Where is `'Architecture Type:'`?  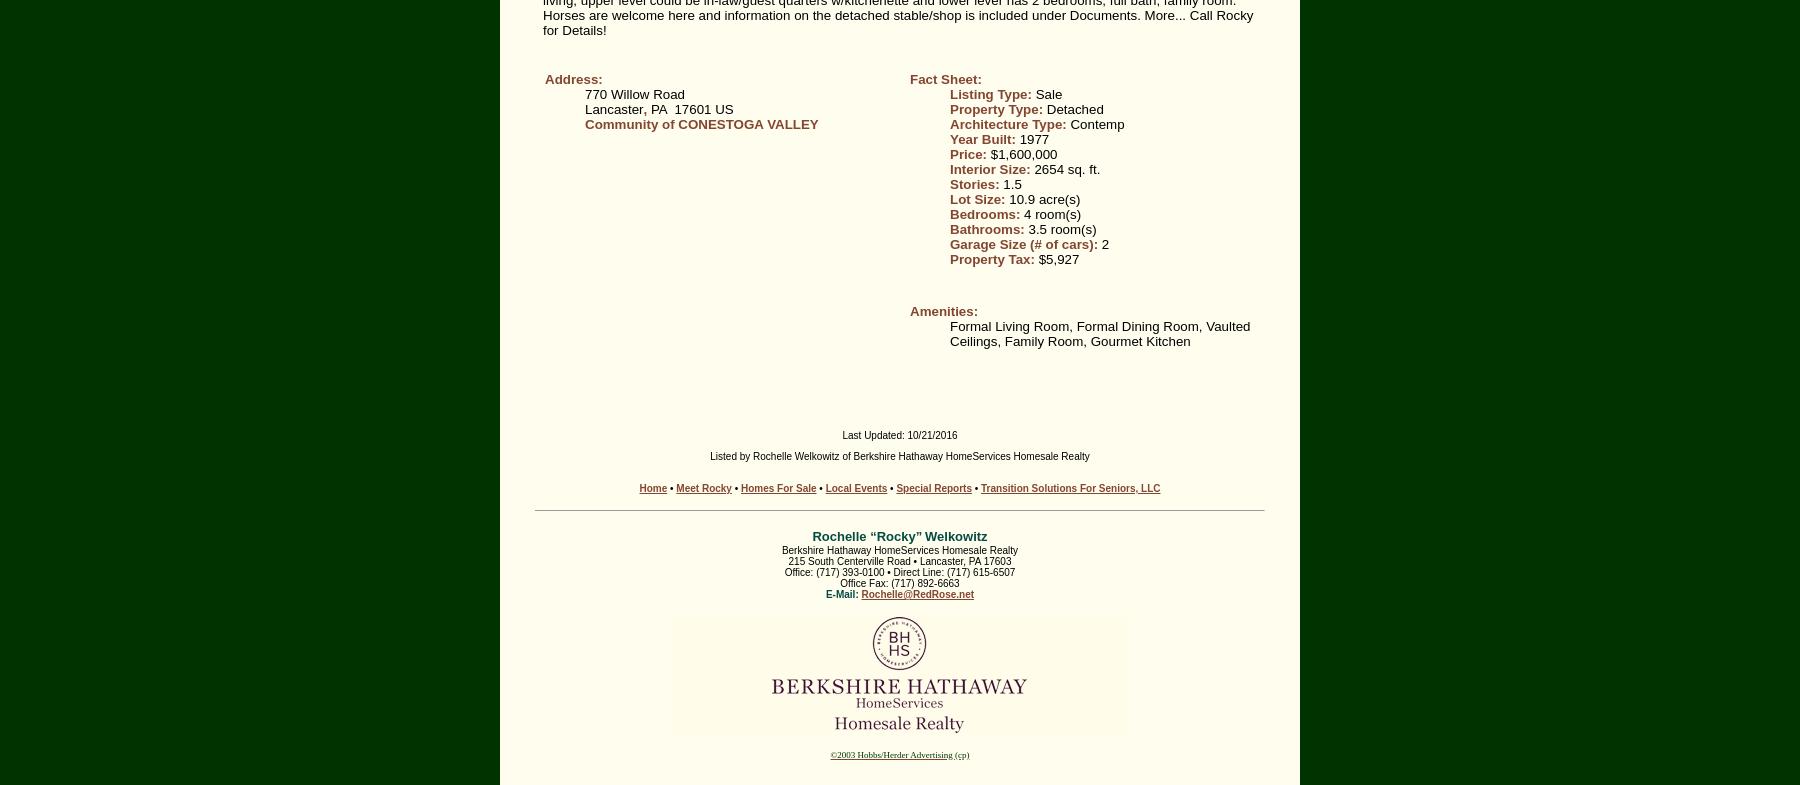 'Architecture Type:' is located at coordinates (1008, 123).